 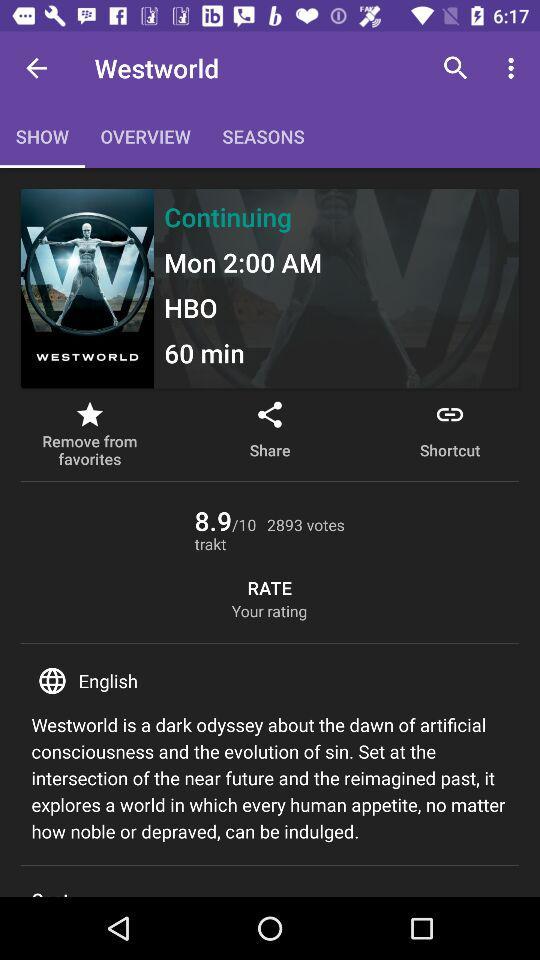 What do you see at coordinates (36, 68) in the screenshot?
I see `item to the left of the overview item` at bounding box center [36, 68].